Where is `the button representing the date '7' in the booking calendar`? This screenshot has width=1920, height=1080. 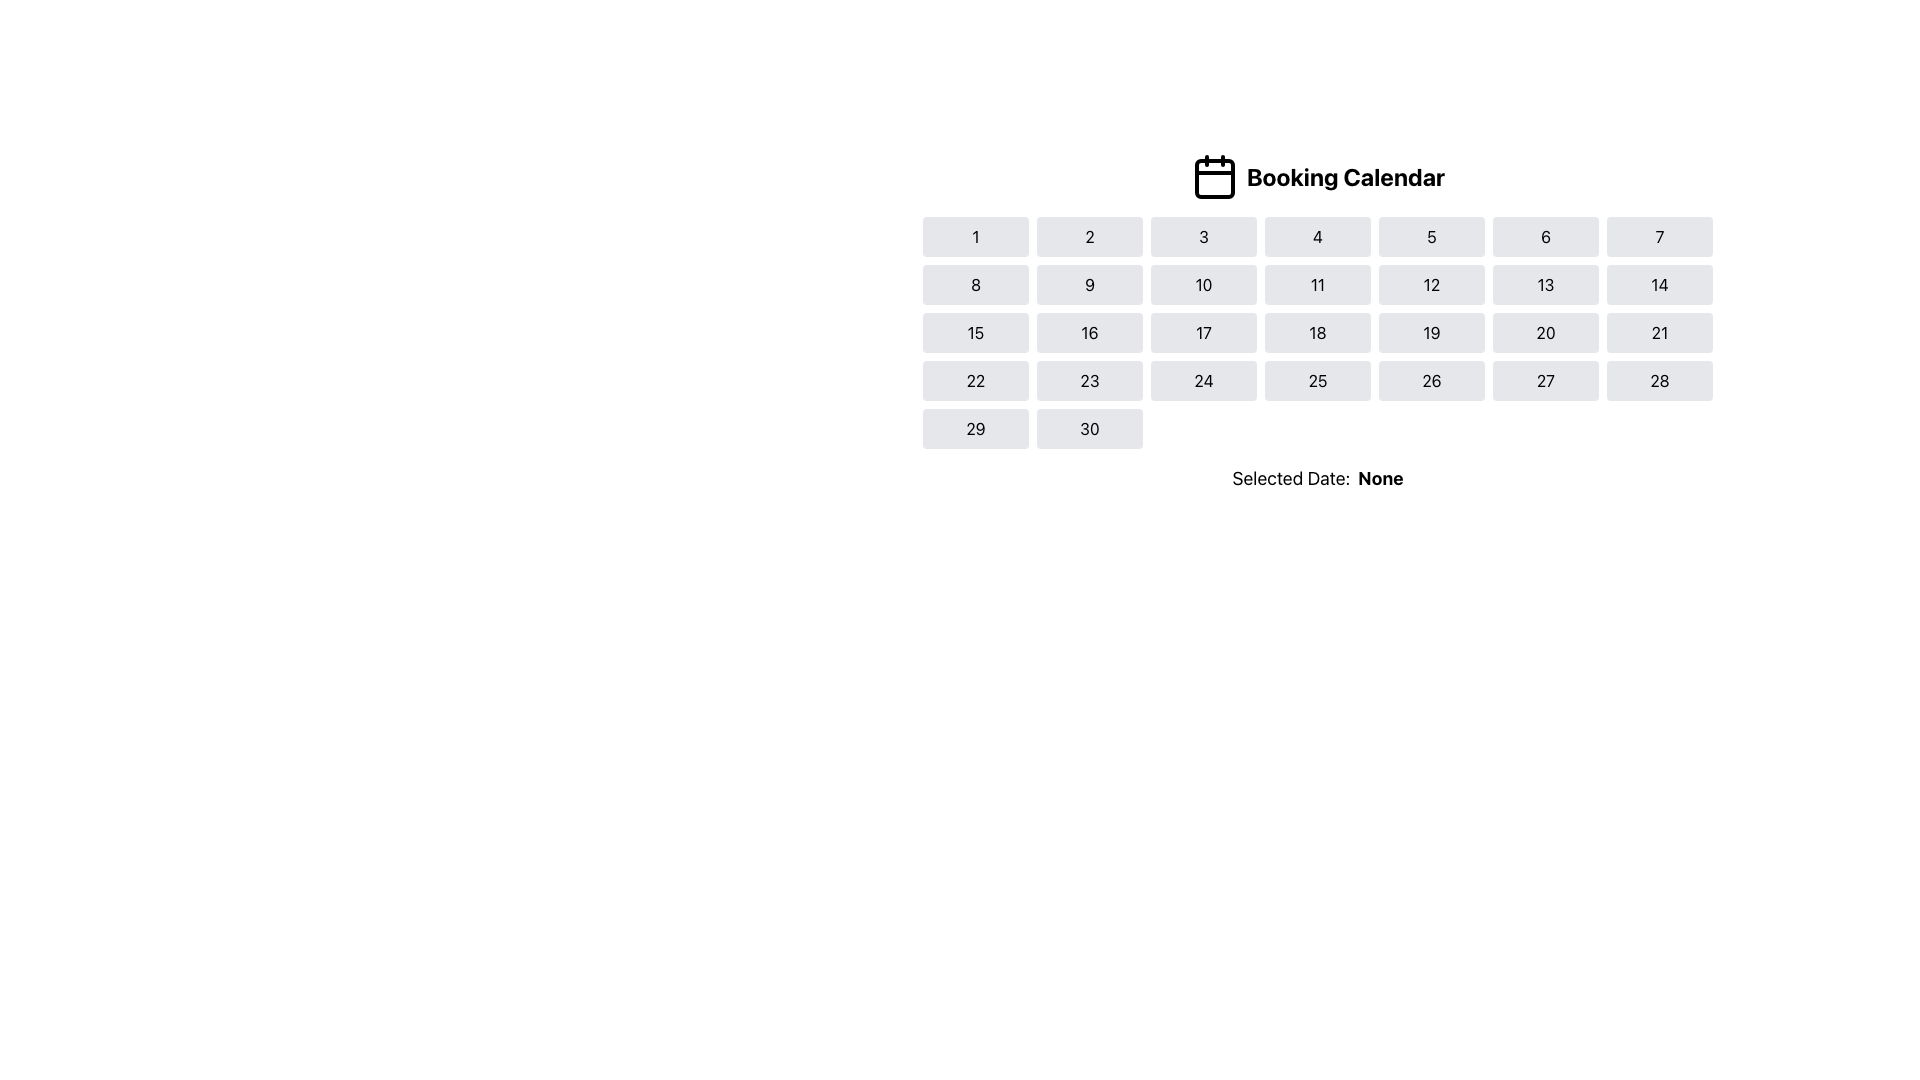 the button representing the date '7' in the booking calendar is located at coordinates (1660, 235).